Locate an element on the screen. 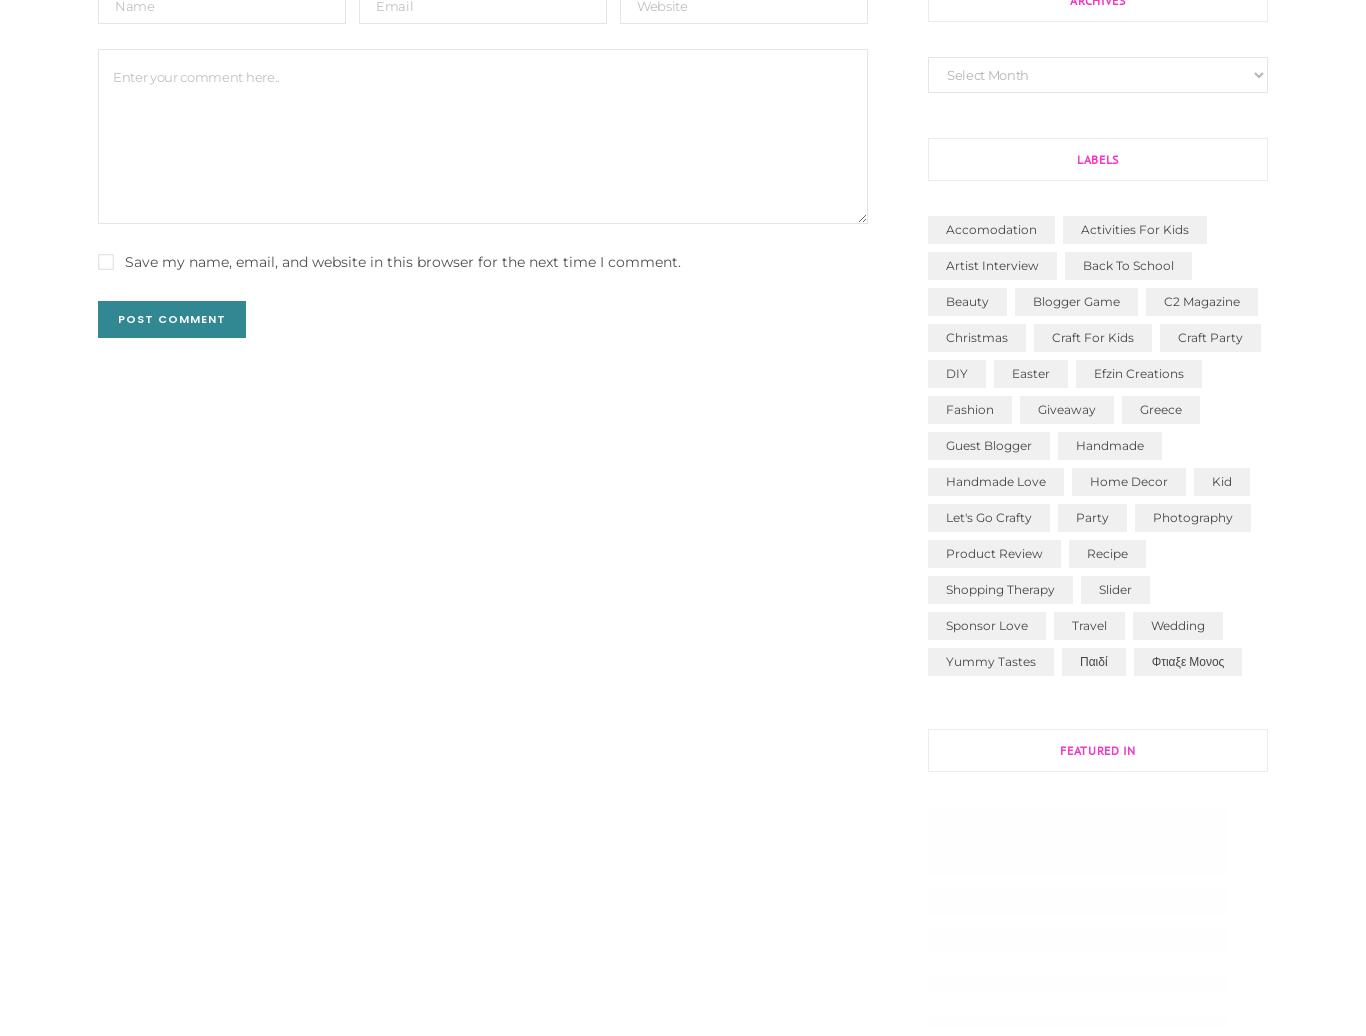  'party' is located at coordinates (1091, 516).